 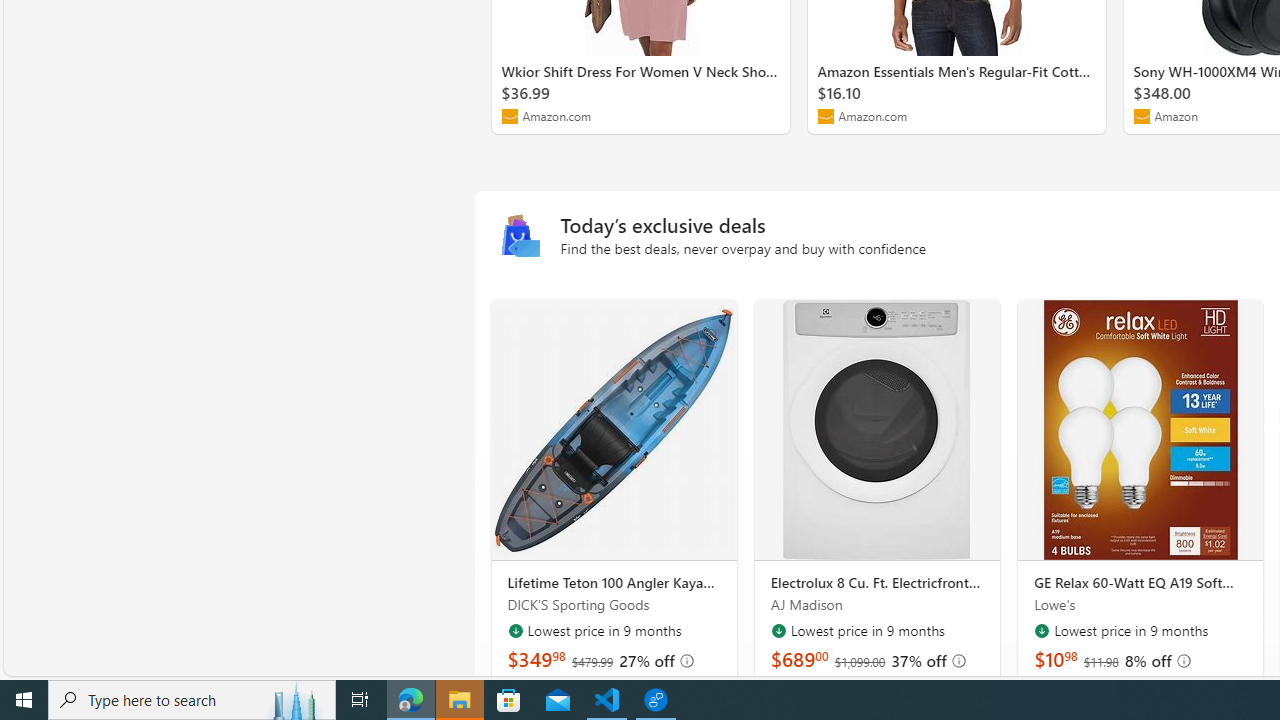 I want to click on 'Deals icon', so click(x=520, y=236).